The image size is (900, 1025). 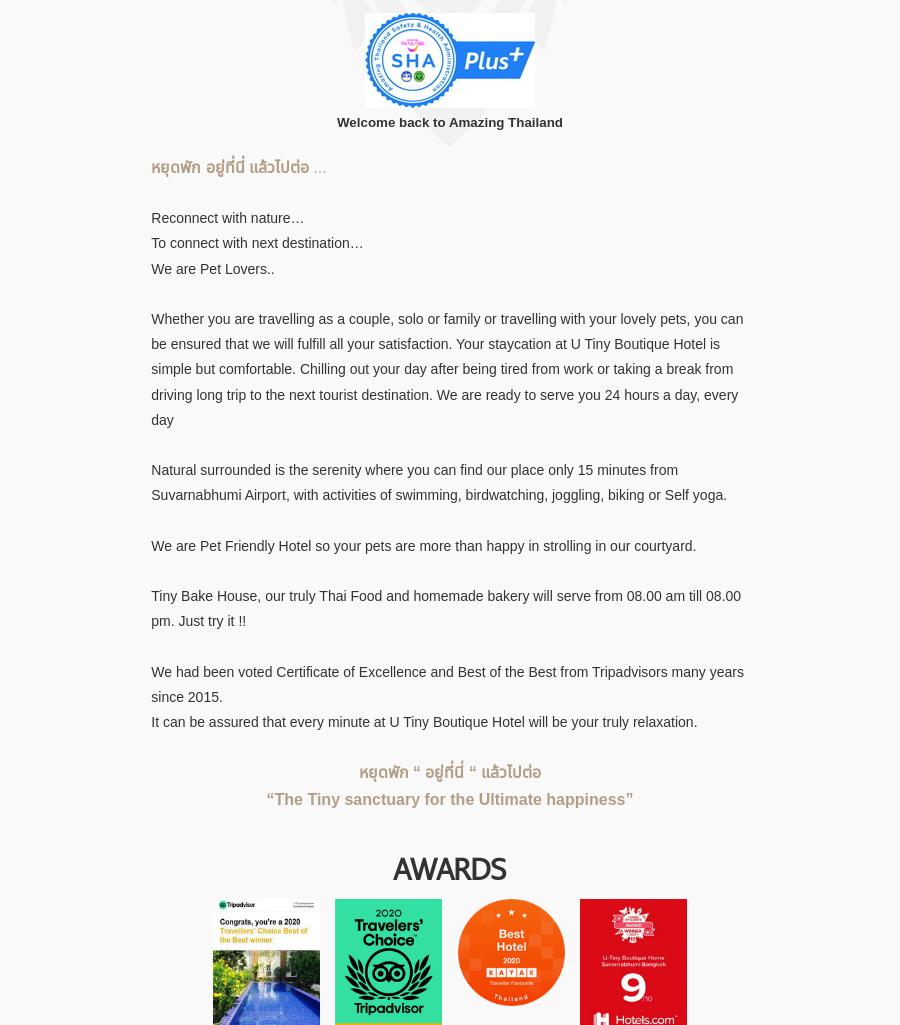 What do you see at coordinates (212, 267) in the screenshot?
I see `'We are Pet Lovers..'` at bounding box center [212, 267].